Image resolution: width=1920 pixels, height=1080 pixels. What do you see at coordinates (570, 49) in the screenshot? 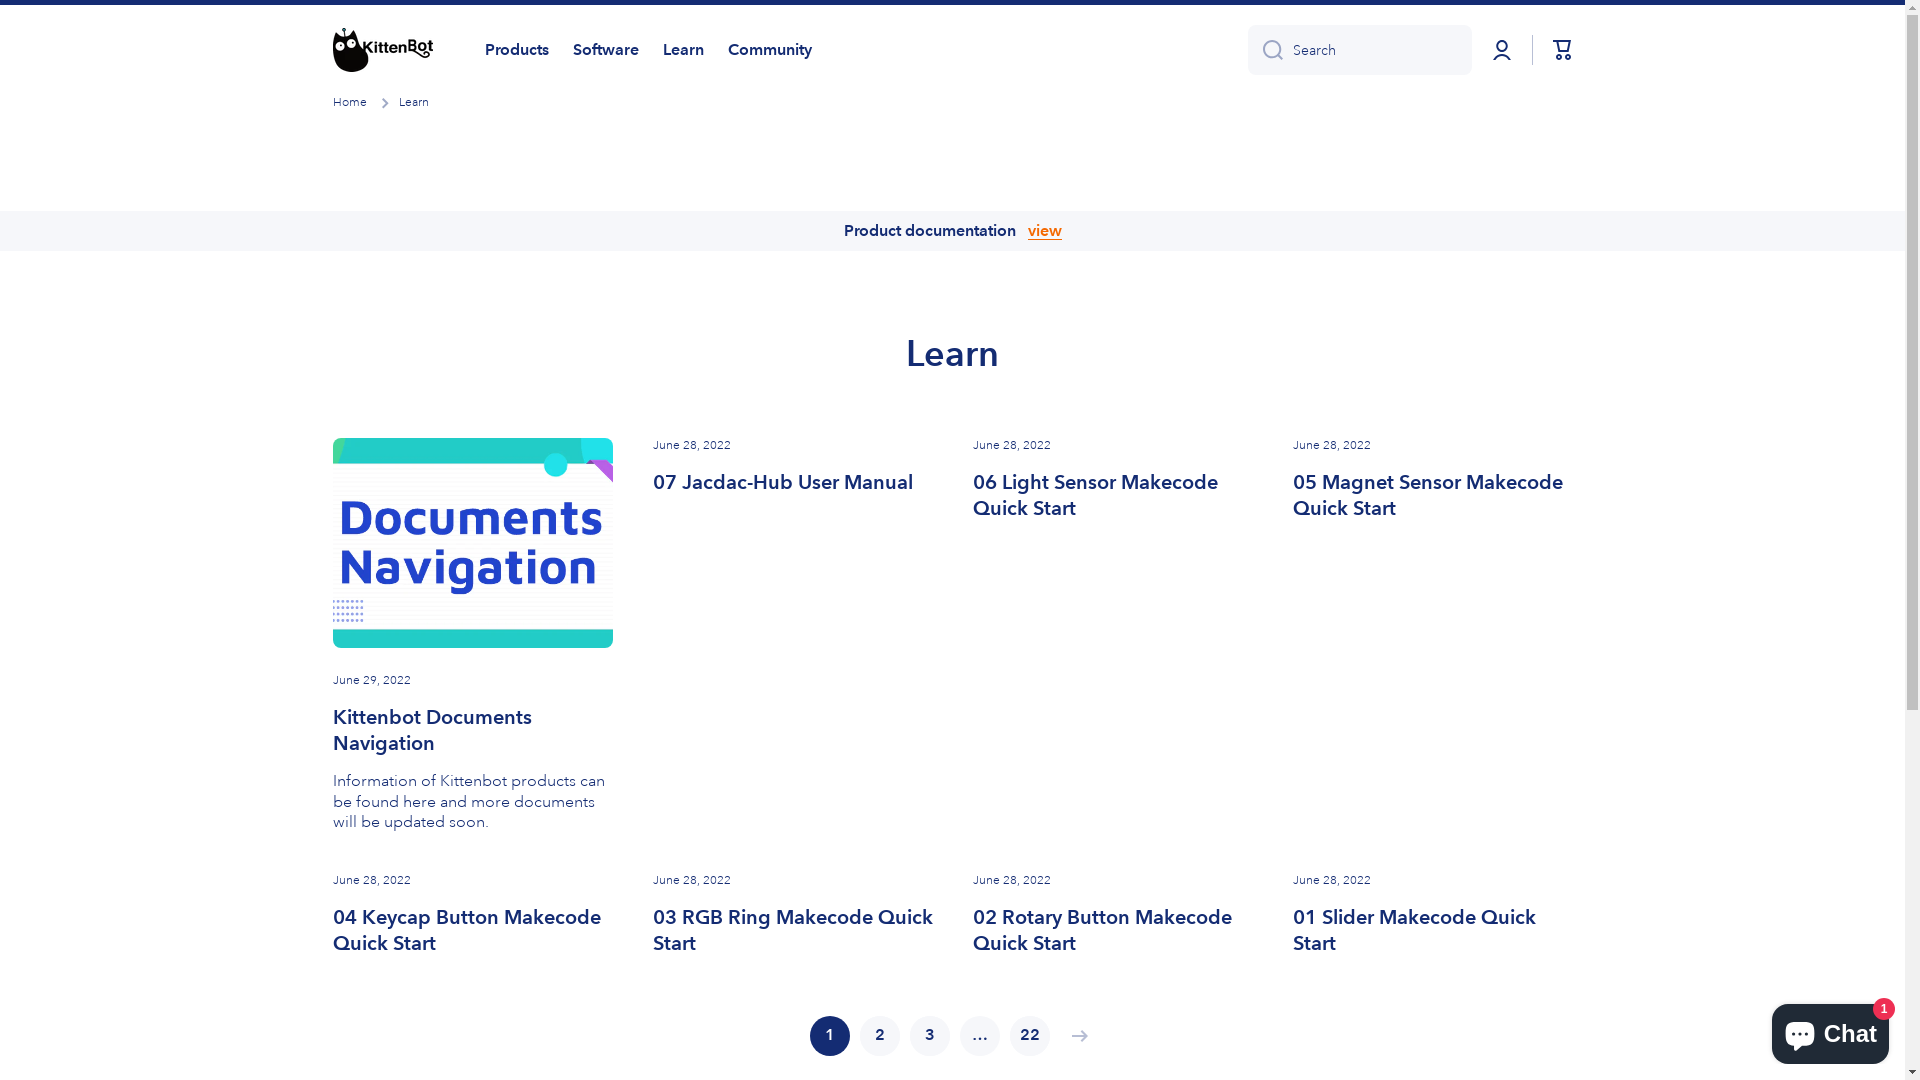
I see `'Software'` at bounding box center [570, 49].